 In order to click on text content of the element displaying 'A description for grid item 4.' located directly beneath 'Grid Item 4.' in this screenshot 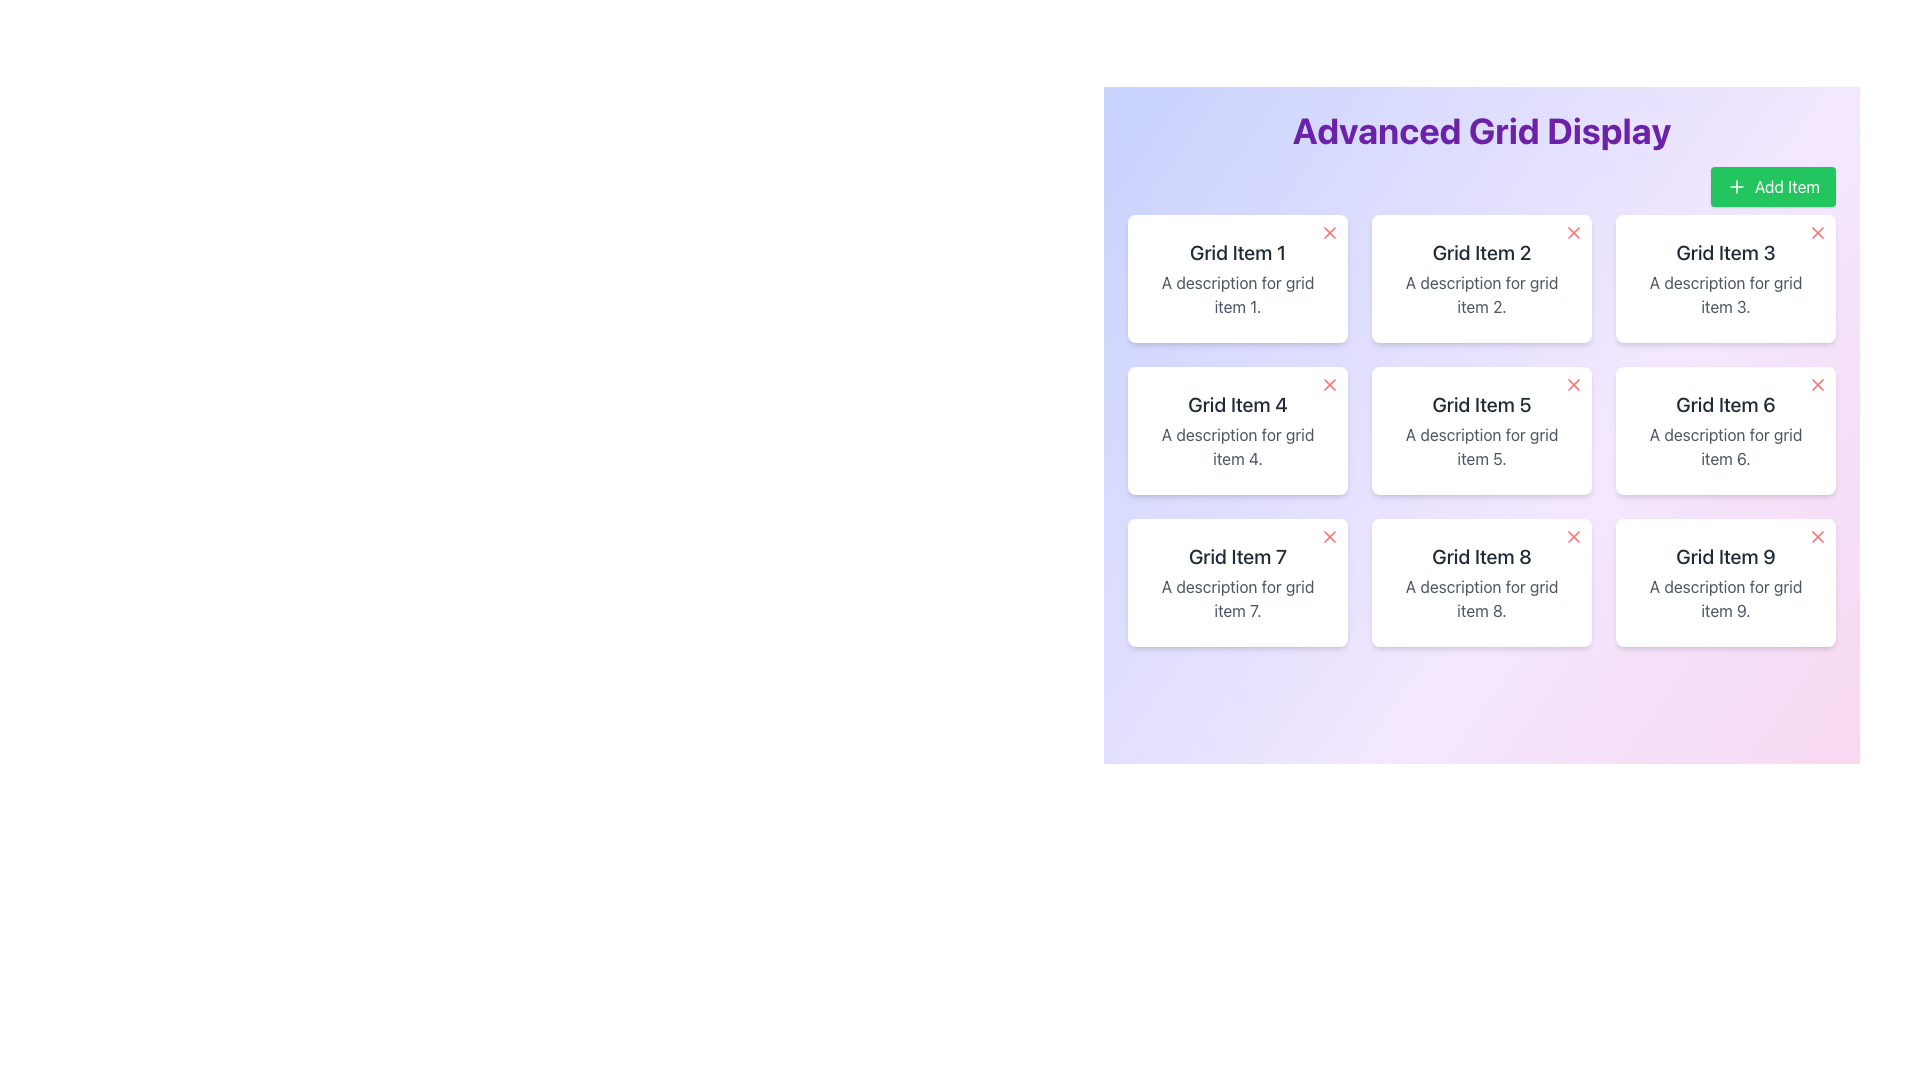, I will do `click(1237, 446)`.